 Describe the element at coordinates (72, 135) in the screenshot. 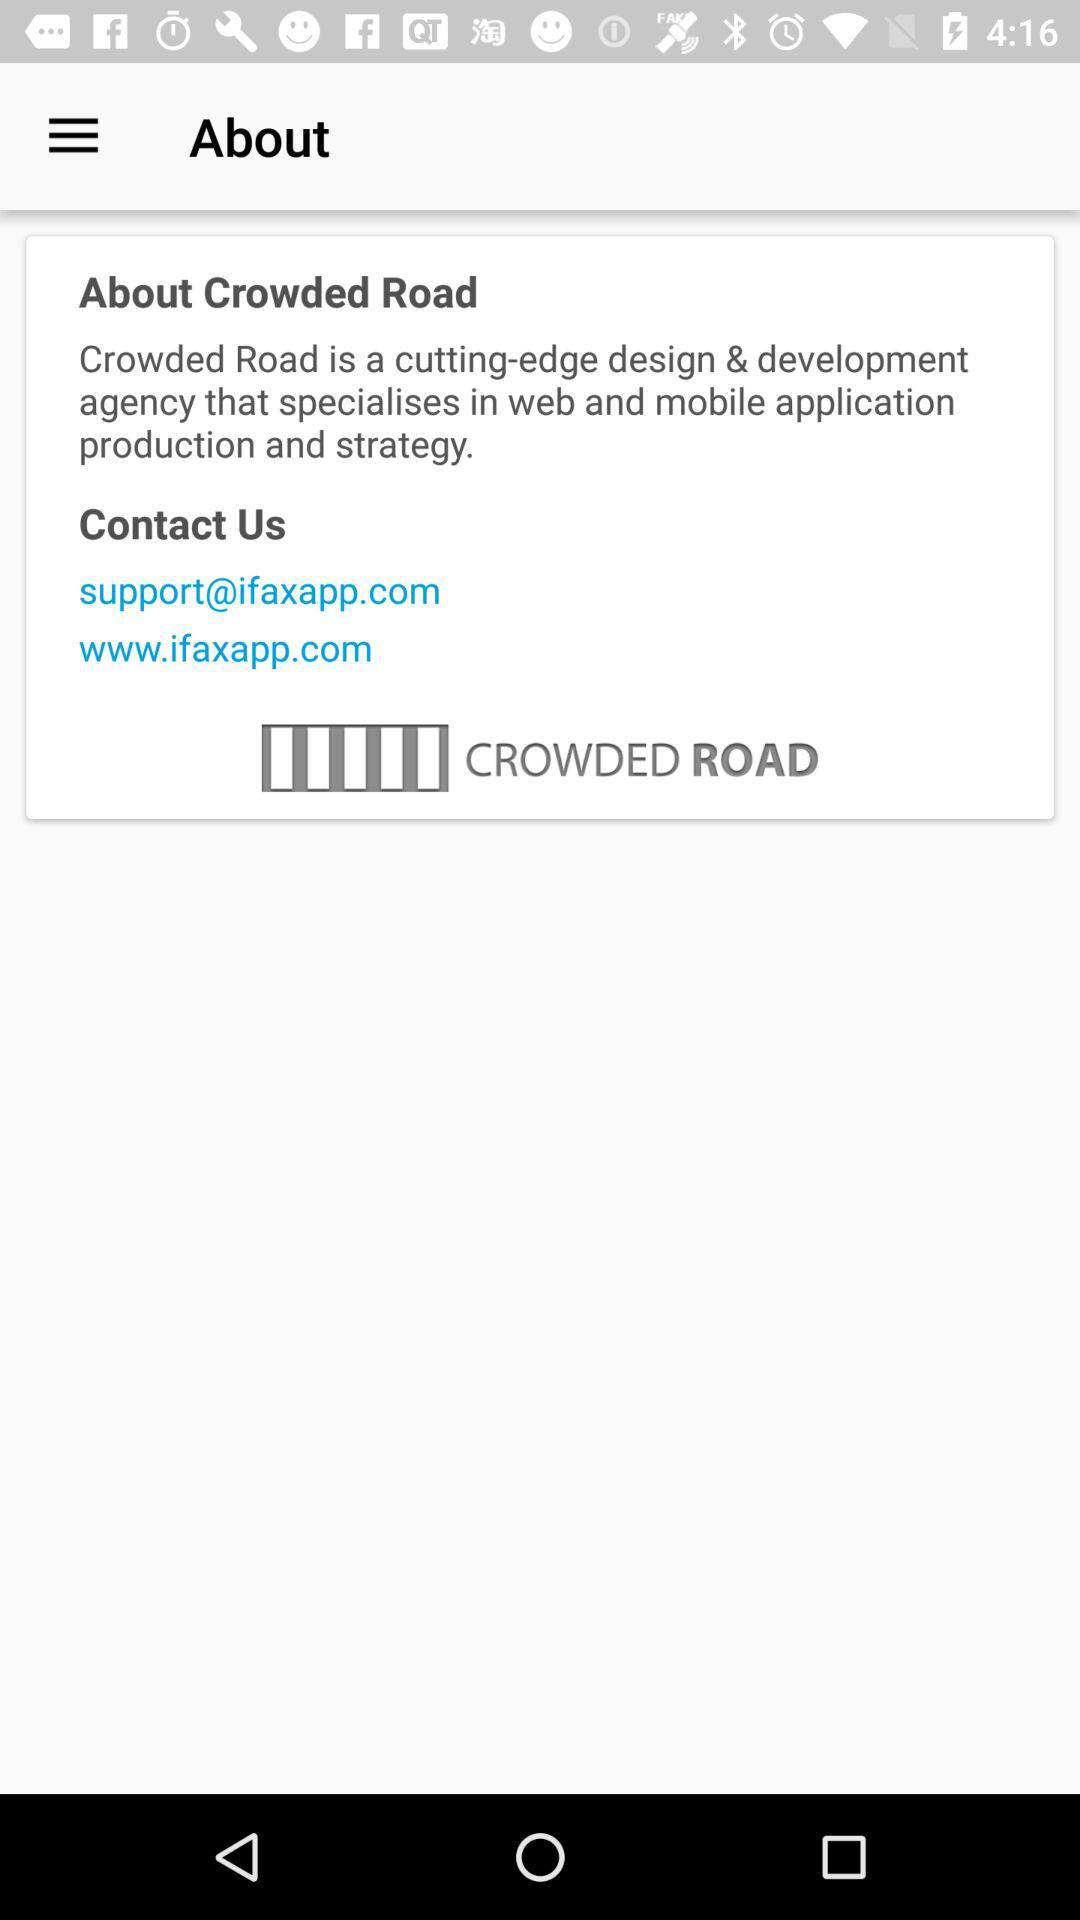

I see `item next to about item` at that location.